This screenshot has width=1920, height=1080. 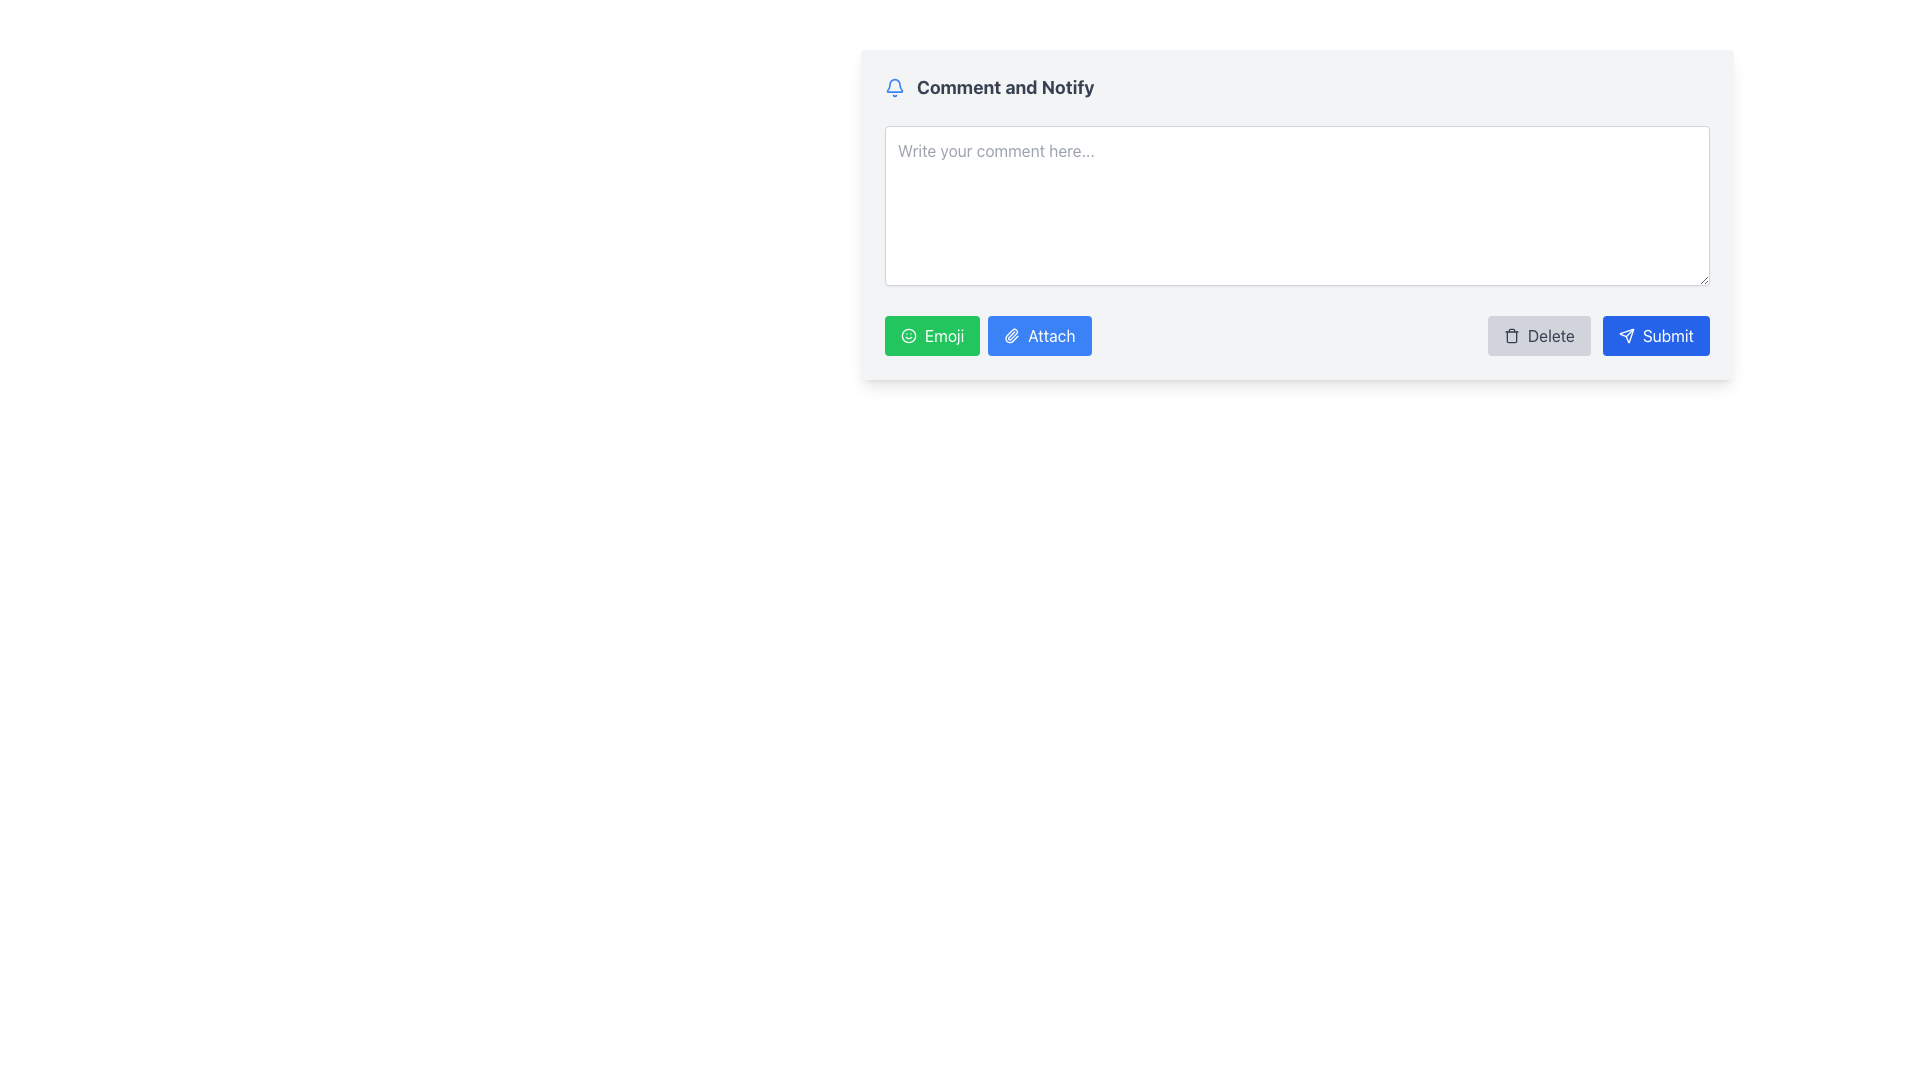 I want to click on the attach button located at the right end of the horizontal button group in the 'Comment and Notify' section, immediately to the right of the green 'Emoji' button, so click(x=1039, y=334).